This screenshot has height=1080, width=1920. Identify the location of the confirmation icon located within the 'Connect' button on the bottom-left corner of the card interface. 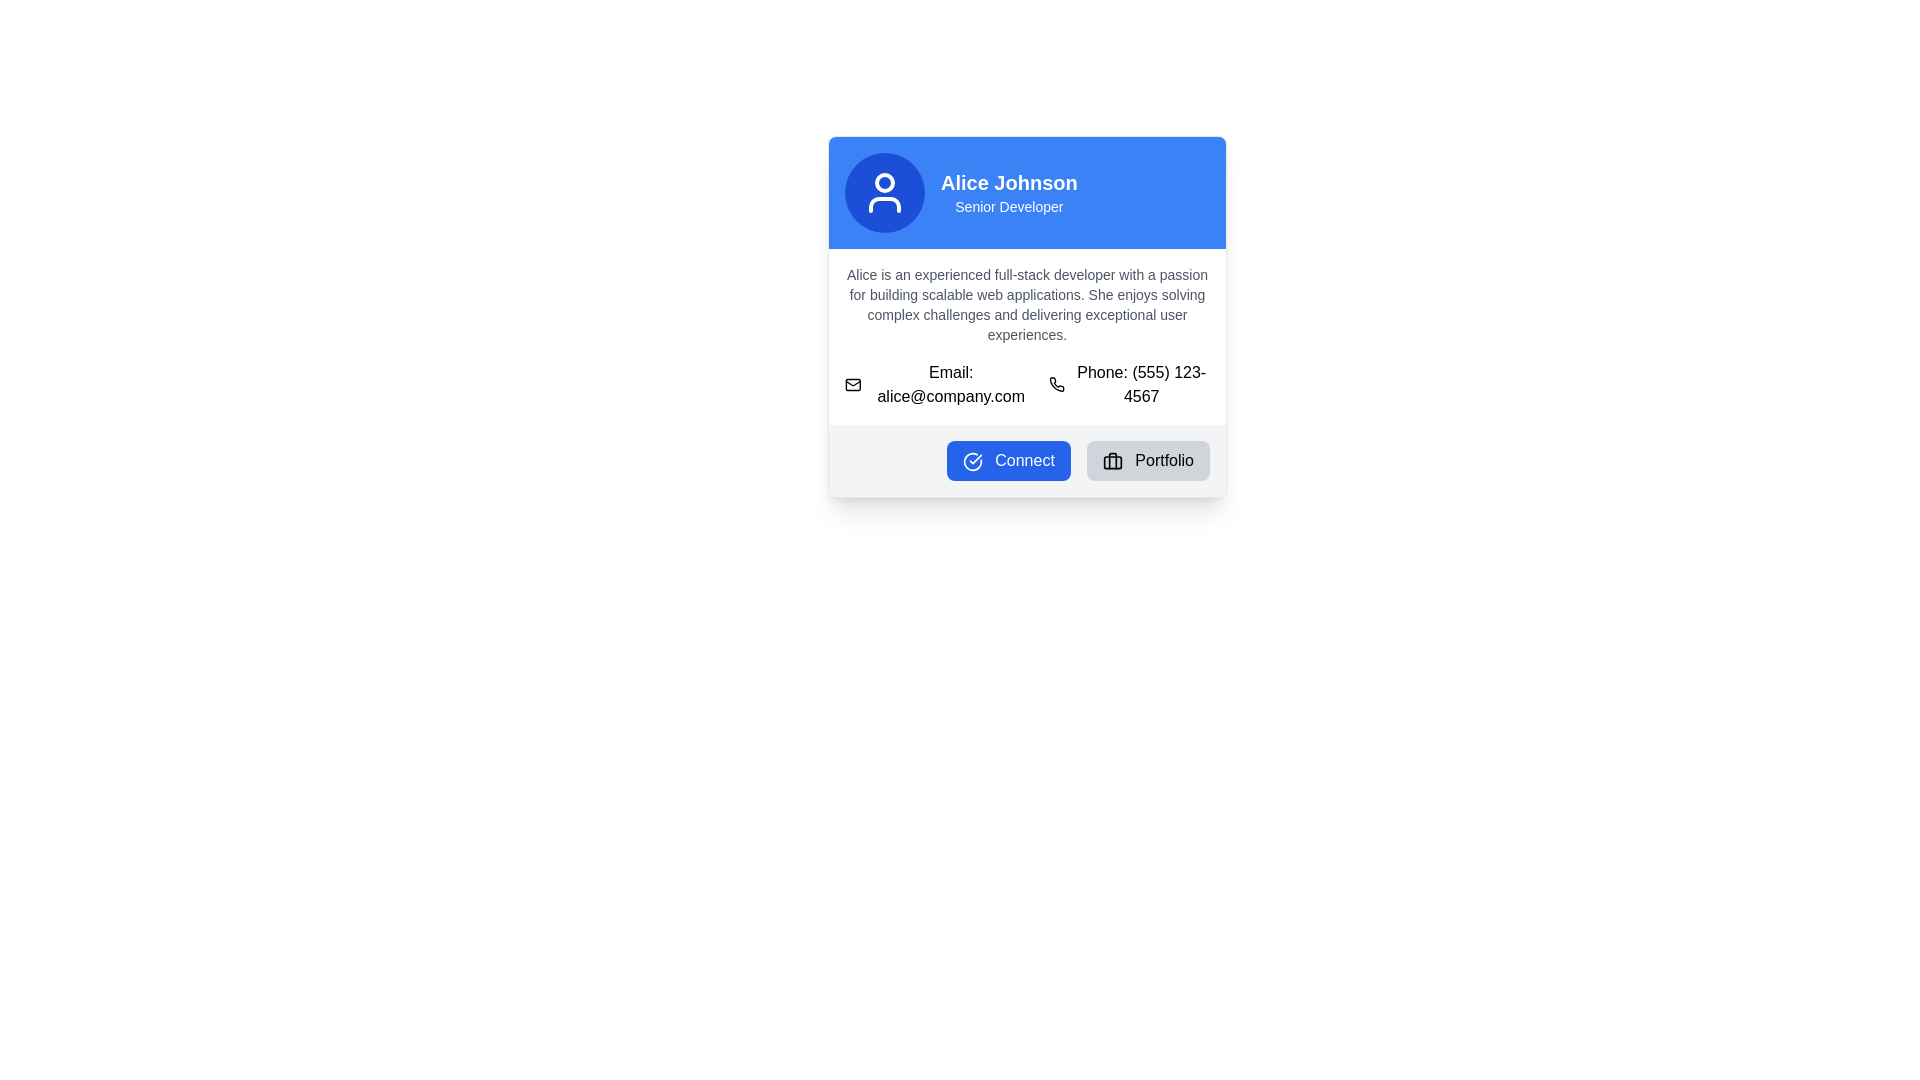
(972, 461).